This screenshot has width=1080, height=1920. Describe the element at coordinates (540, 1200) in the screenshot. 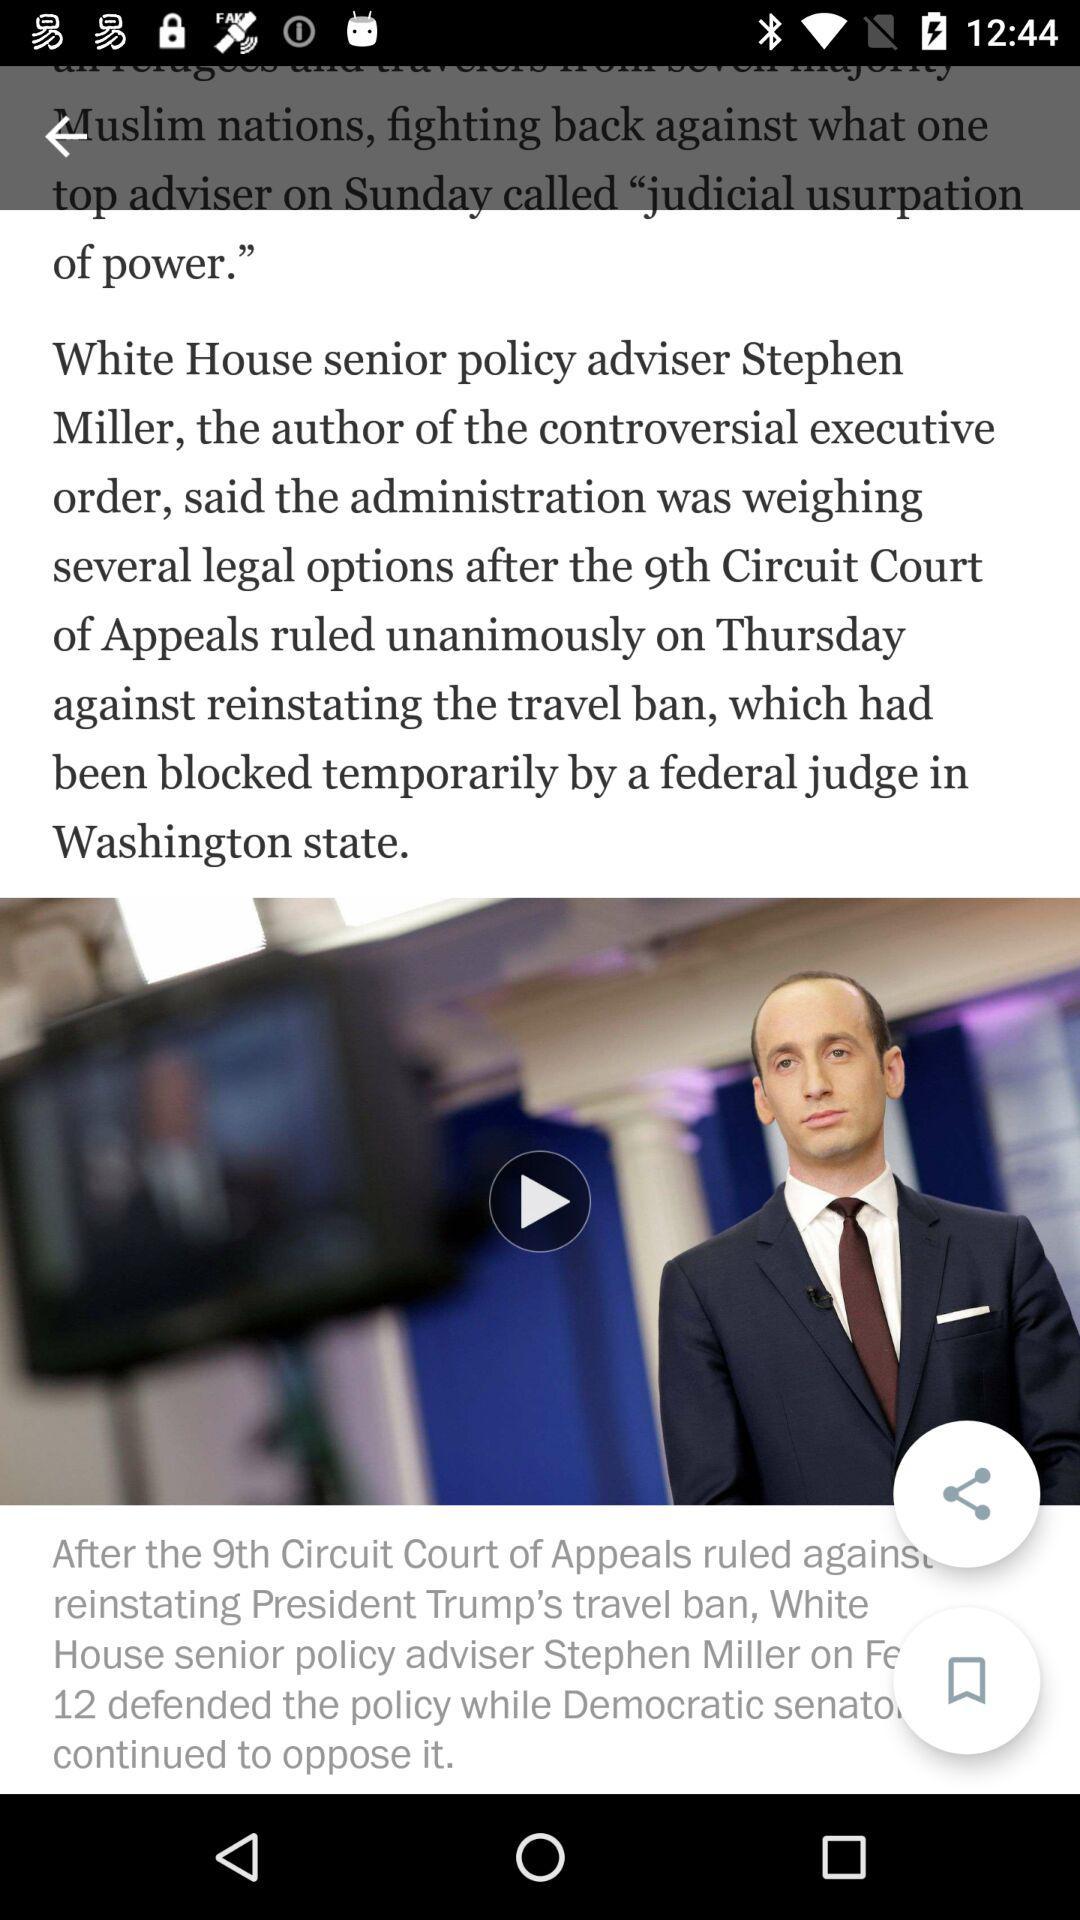

I see `item at the center` at that location.